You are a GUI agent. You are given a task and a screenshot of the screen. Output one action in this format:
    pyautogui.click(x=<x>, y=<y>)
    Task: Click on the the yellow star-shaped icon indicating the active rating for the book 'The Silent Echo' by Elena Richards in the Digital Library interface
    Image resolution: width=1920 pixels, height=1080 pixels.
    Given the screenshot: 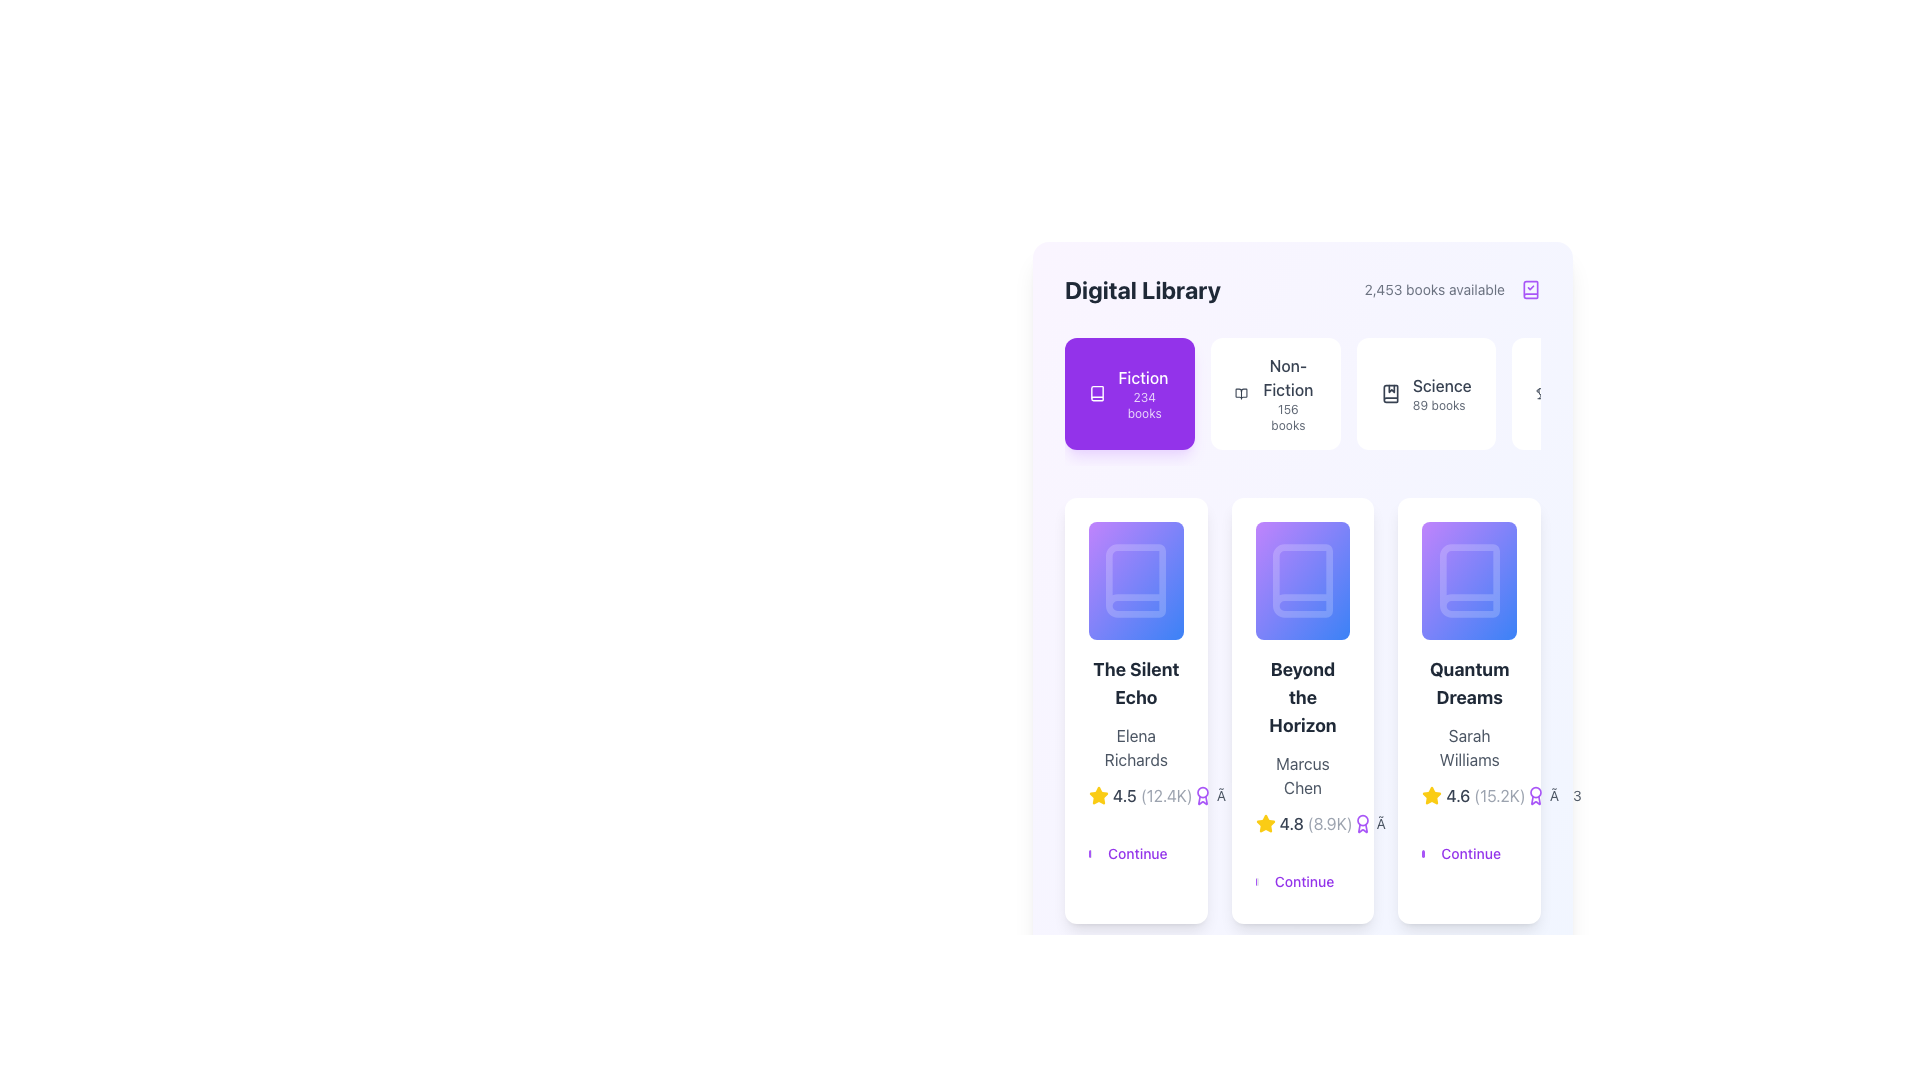 What is the action you would take?
    pyautogui.click(x=1098, y=794)
    